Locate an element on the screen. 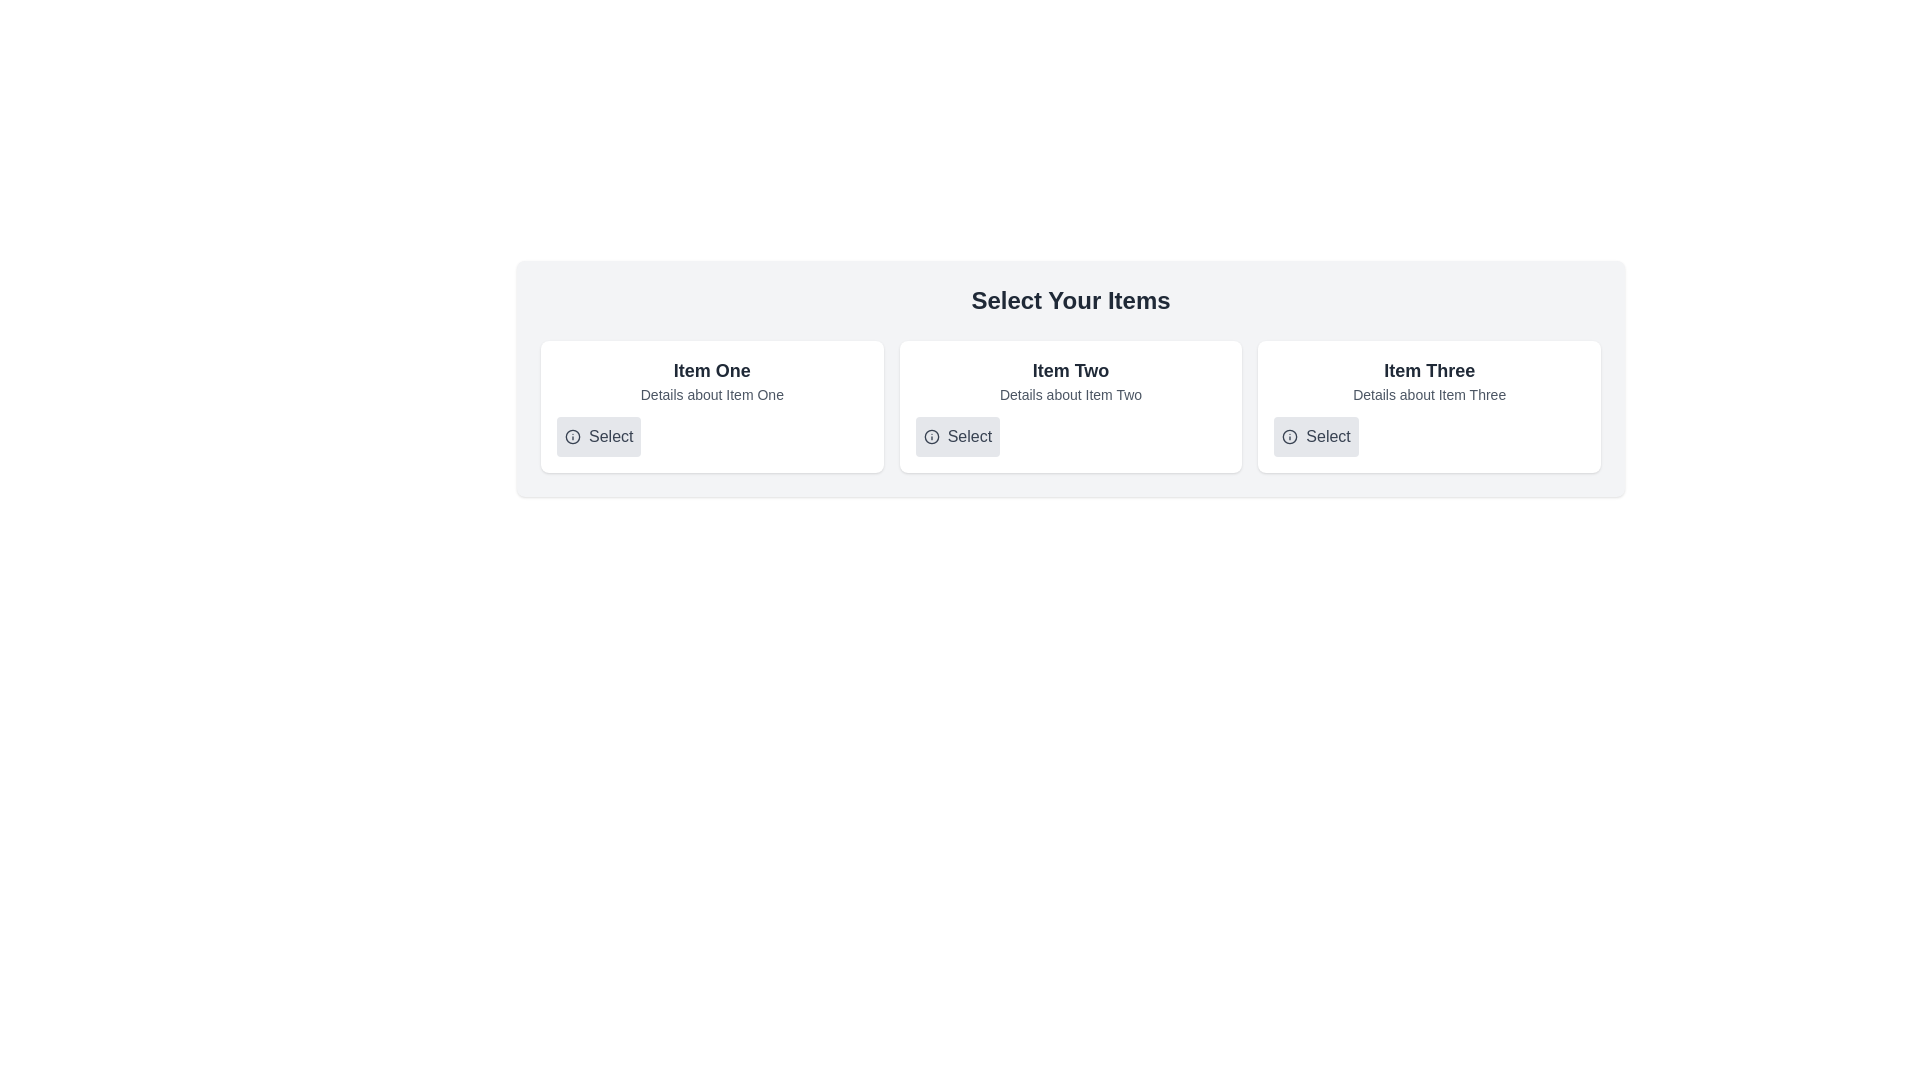 The width and height of the screenshot is (1920, 1080). the descriptive text label providing information about 'Item Two', which is located below the title and above the 'Select' button is located at coordinates (1069, 394).